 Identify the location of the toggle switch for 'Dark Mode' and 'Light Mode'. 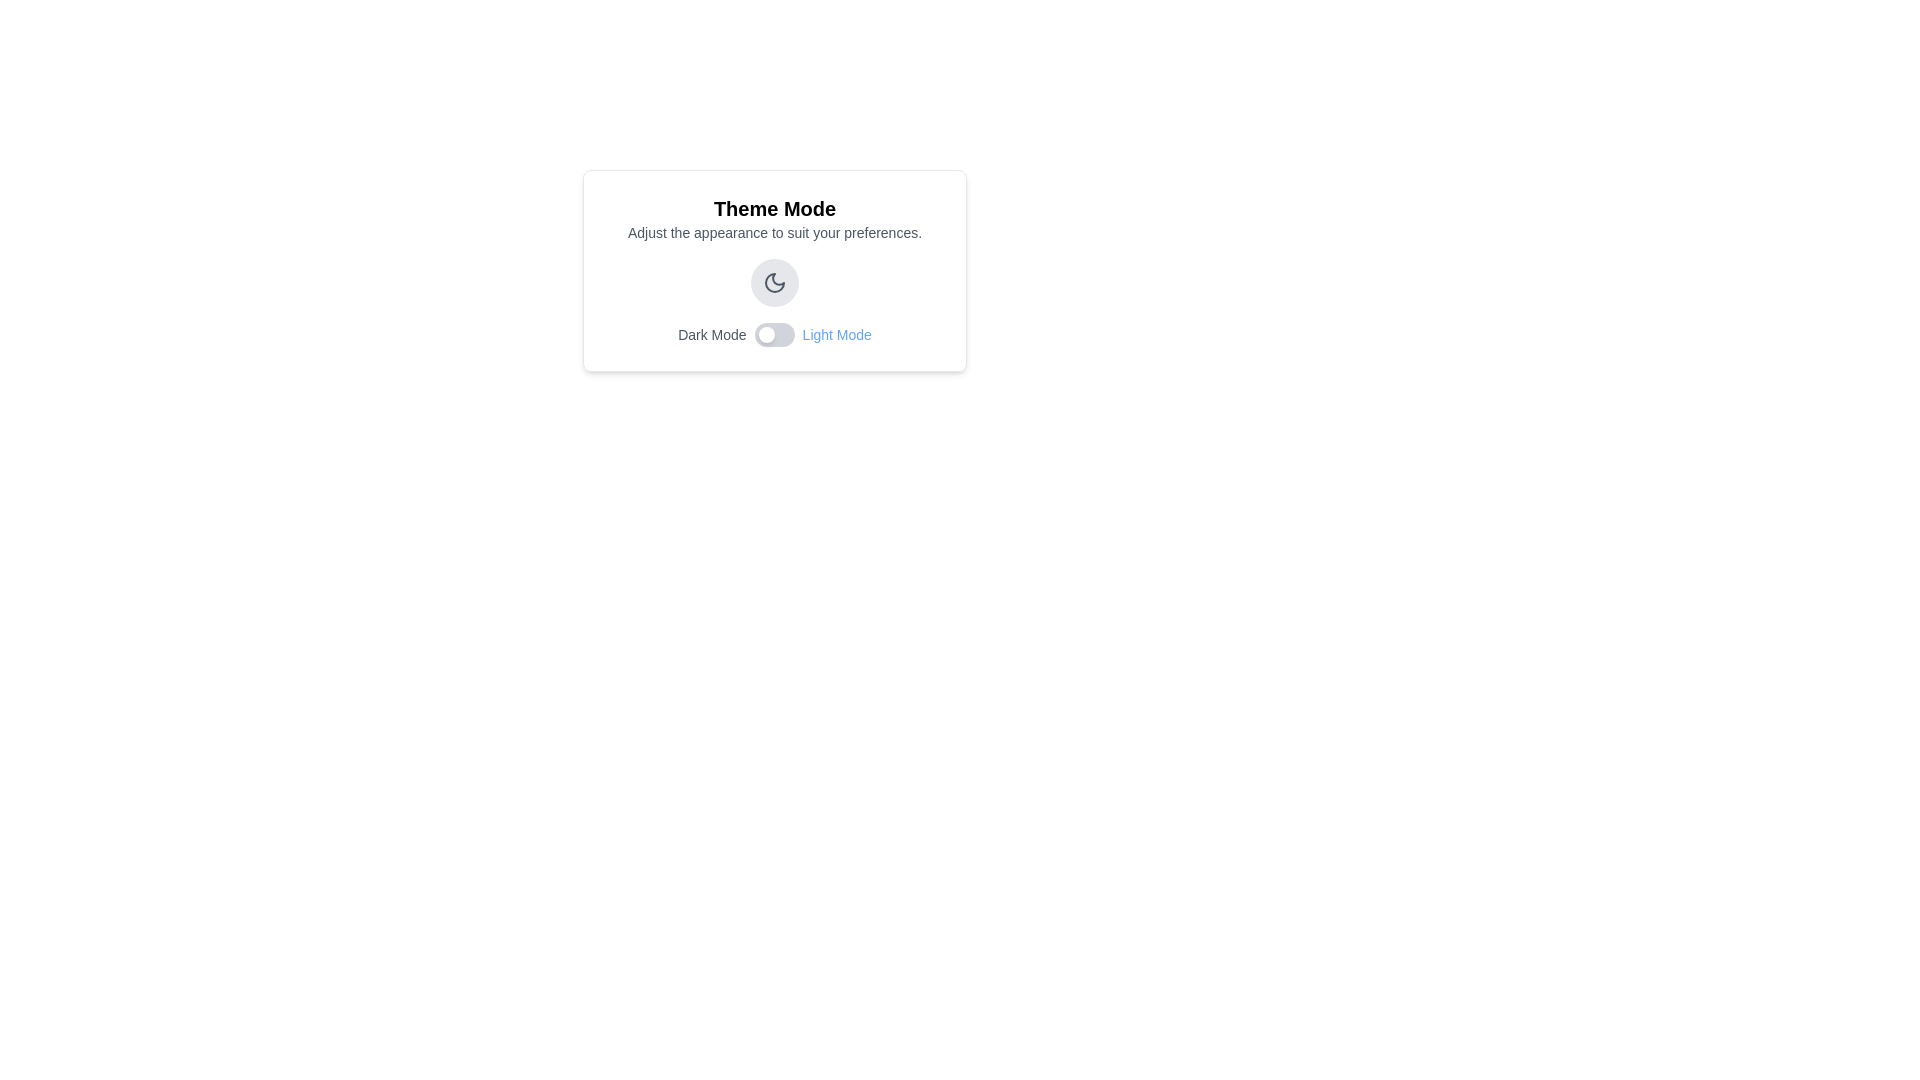
(773, 334).